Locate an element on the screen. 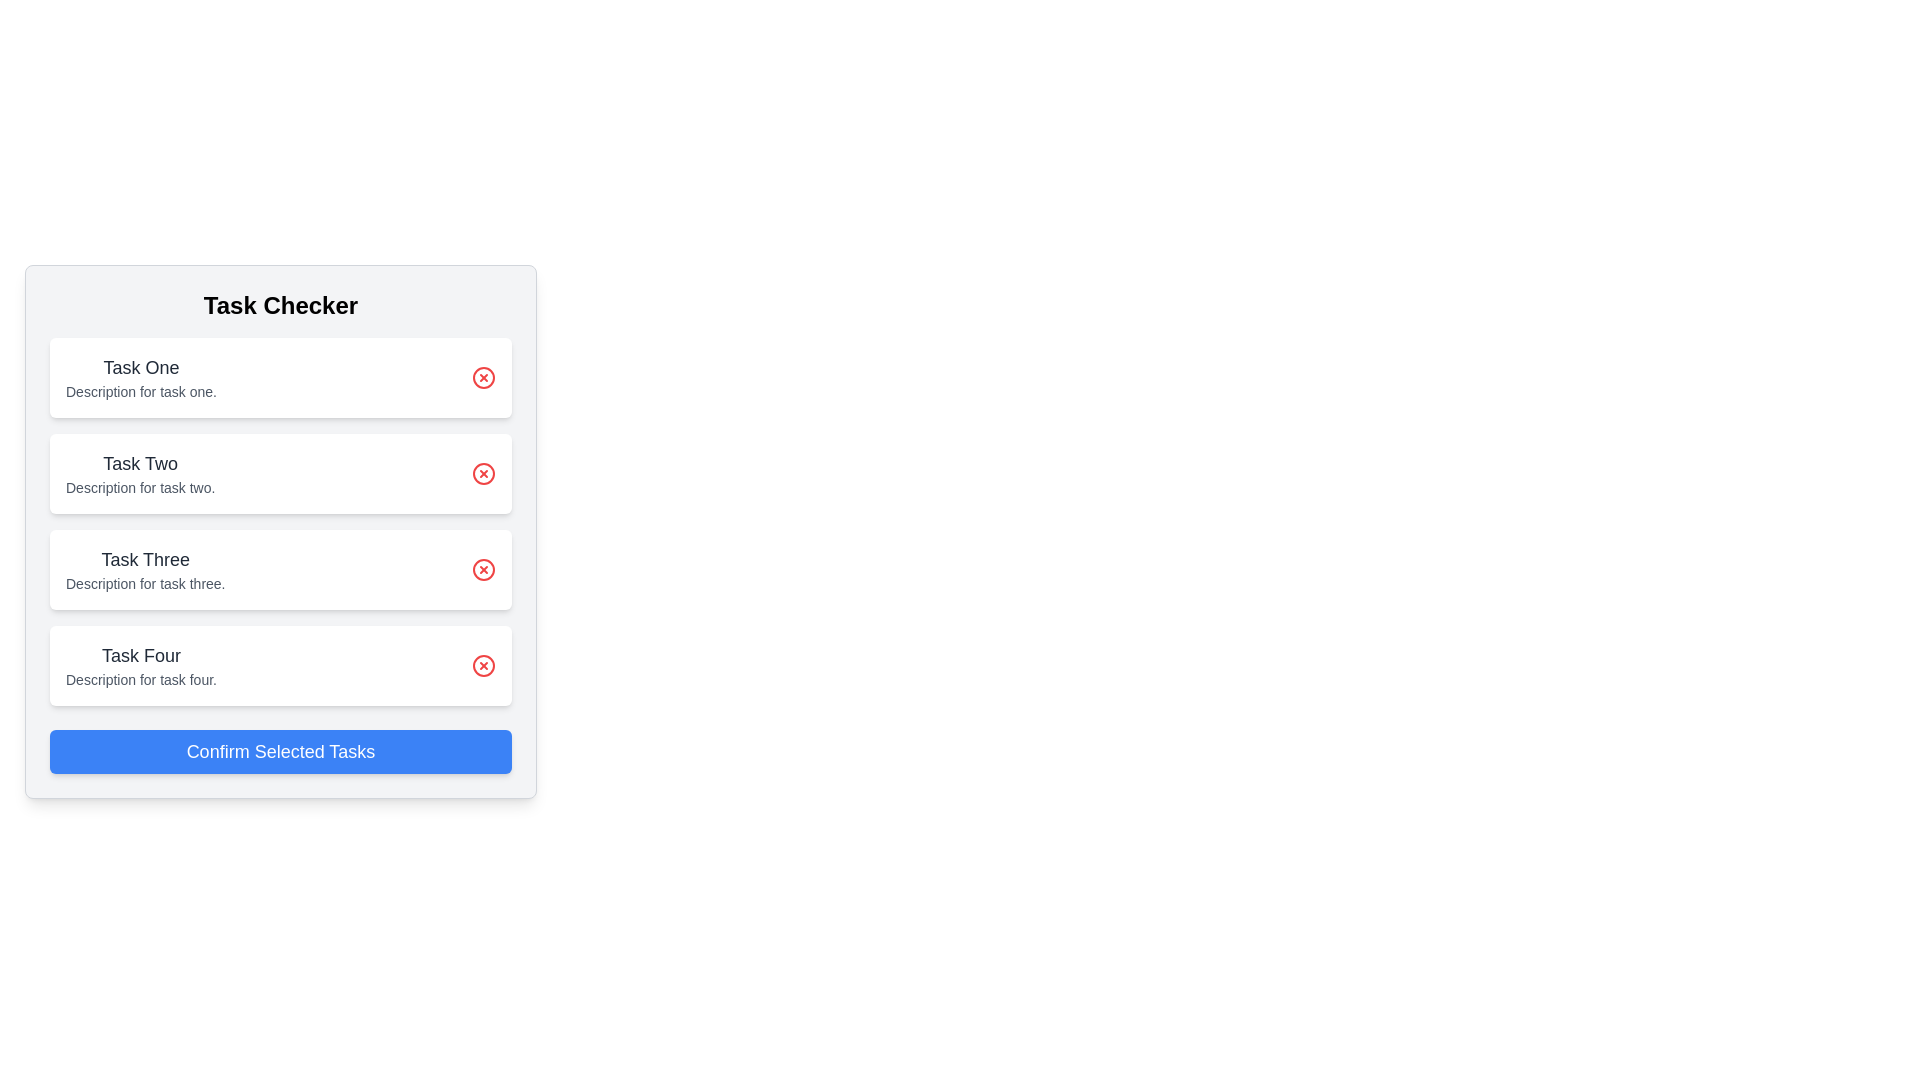  the text display that provides additional information for 'Task One', which is positioned directly below the title 'Task One' as the first task item in the list is located at coordinates (140, 392).